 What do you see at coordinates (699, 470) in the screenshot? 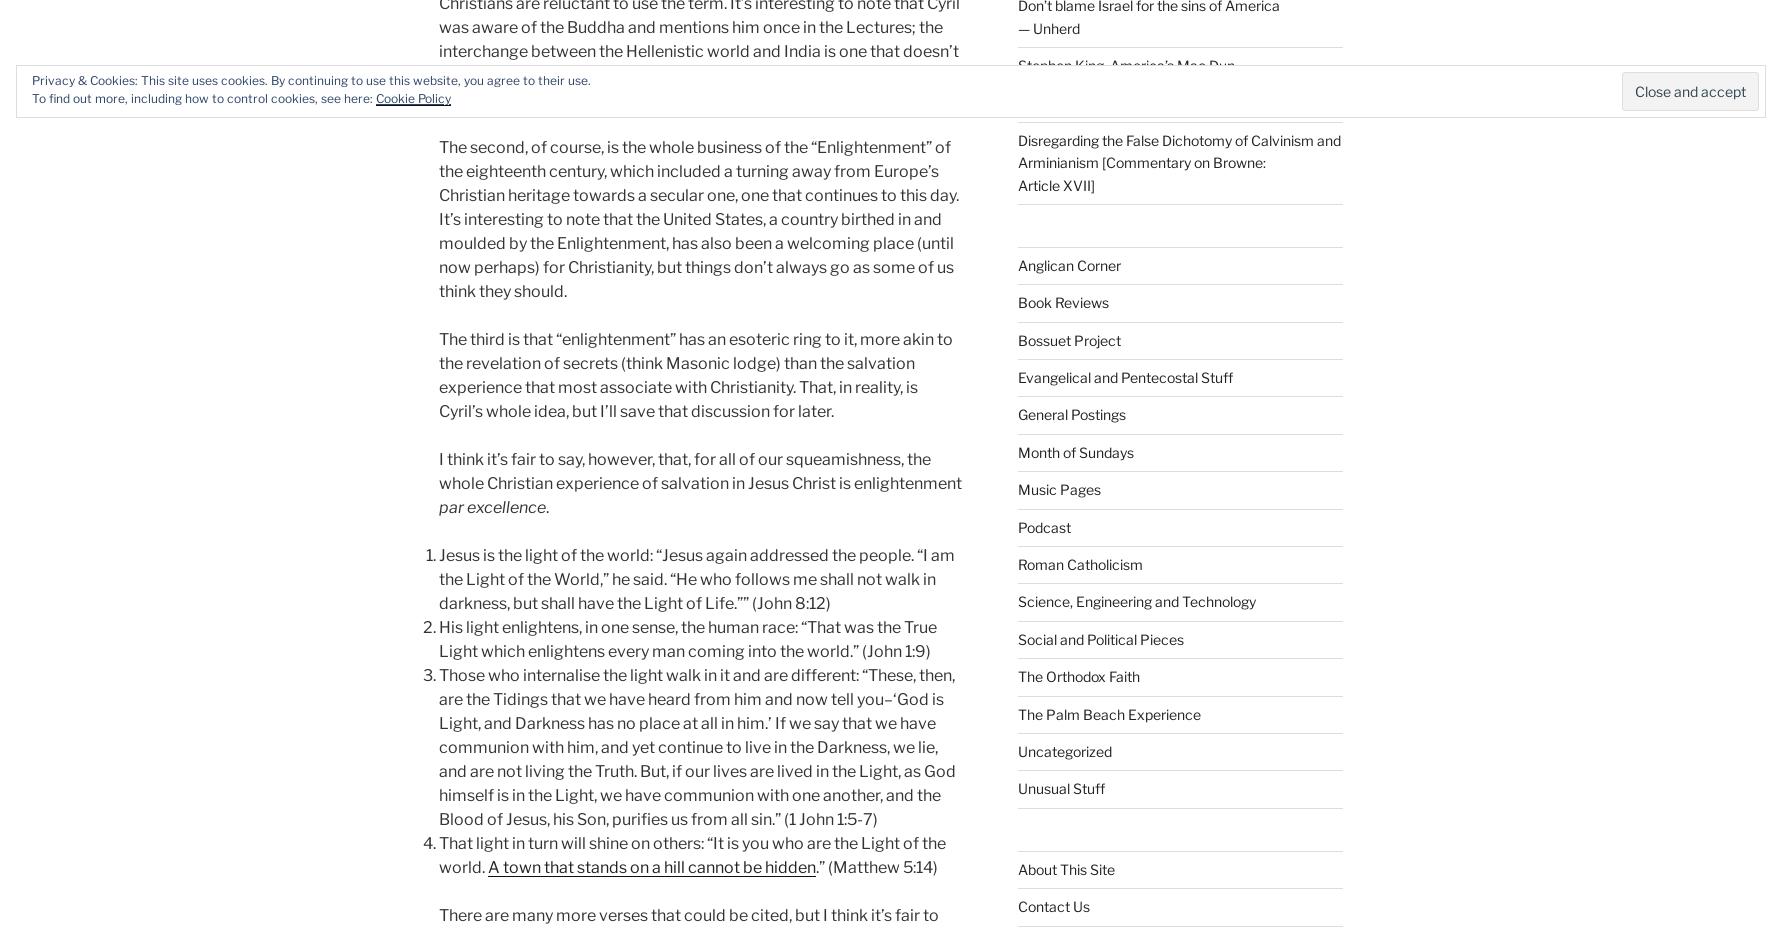
I see `'I think it’s fair to say, however, that, for all of our squeamishness, the whole Christian experience of salvation in Jesus Christ is enlightenment'` at bounding box center [699, 470].